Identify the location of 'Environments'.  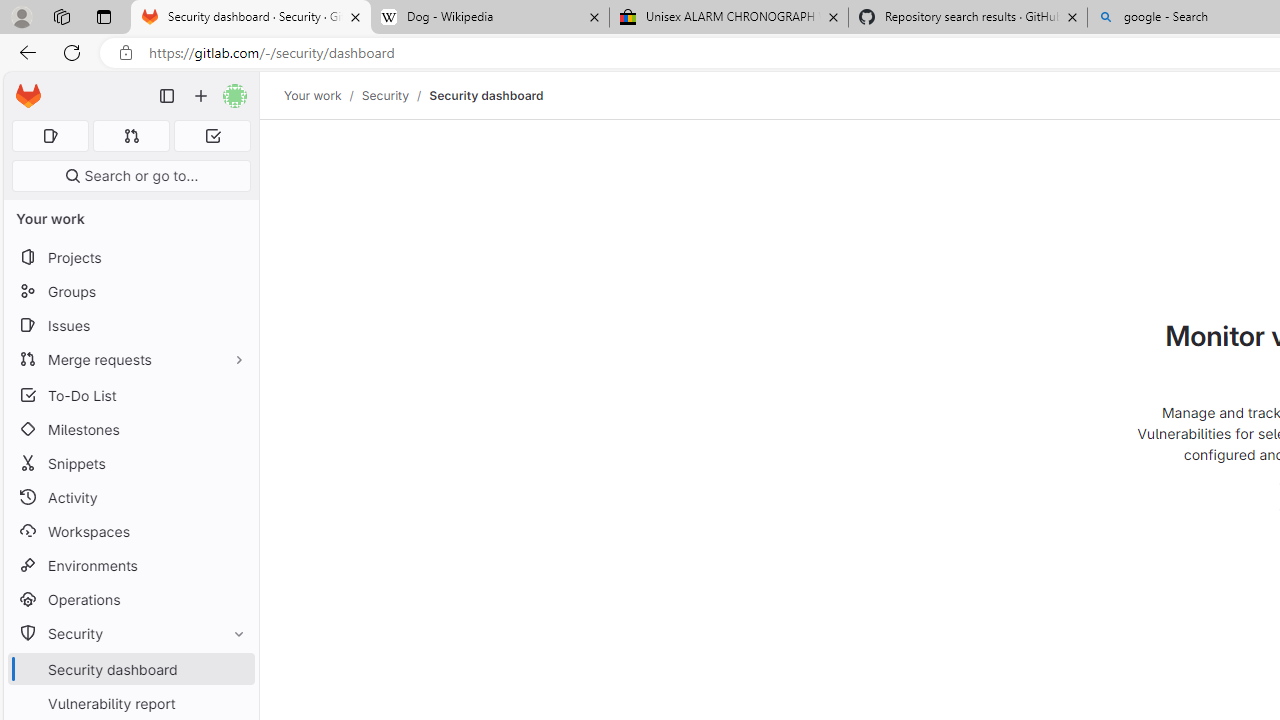
(130, 565).